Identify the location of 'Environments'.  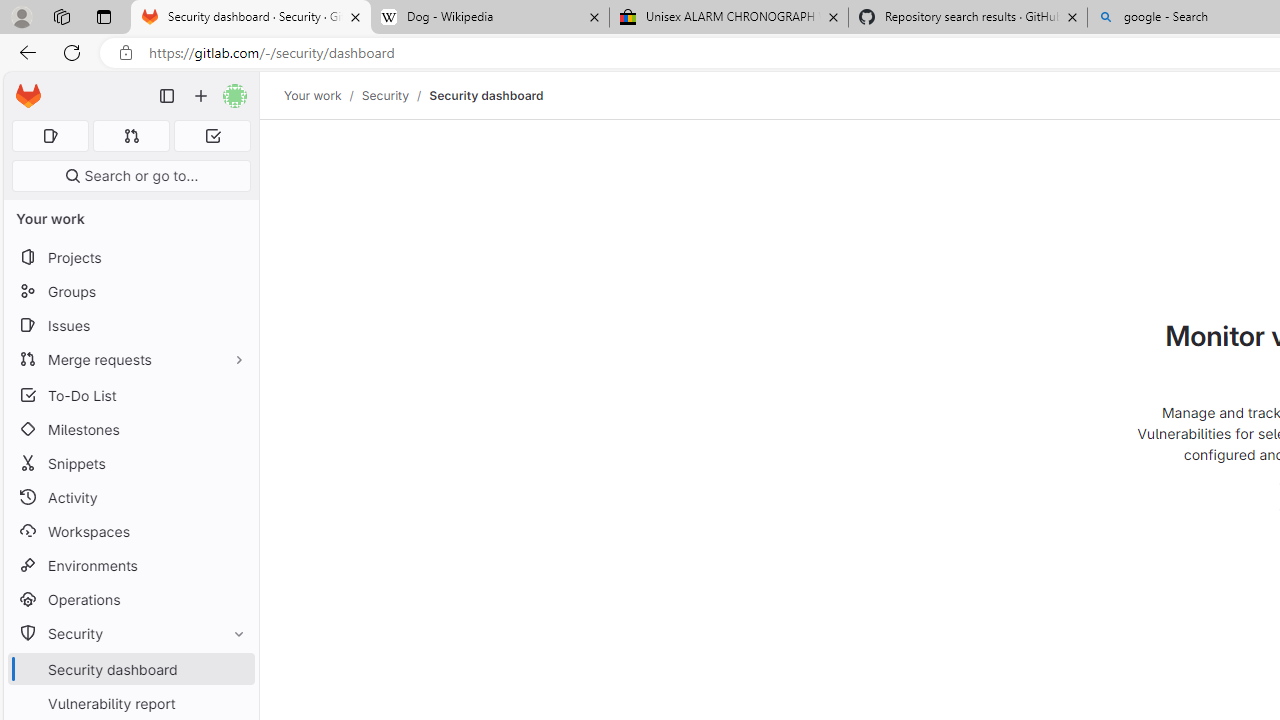
(130, 565).